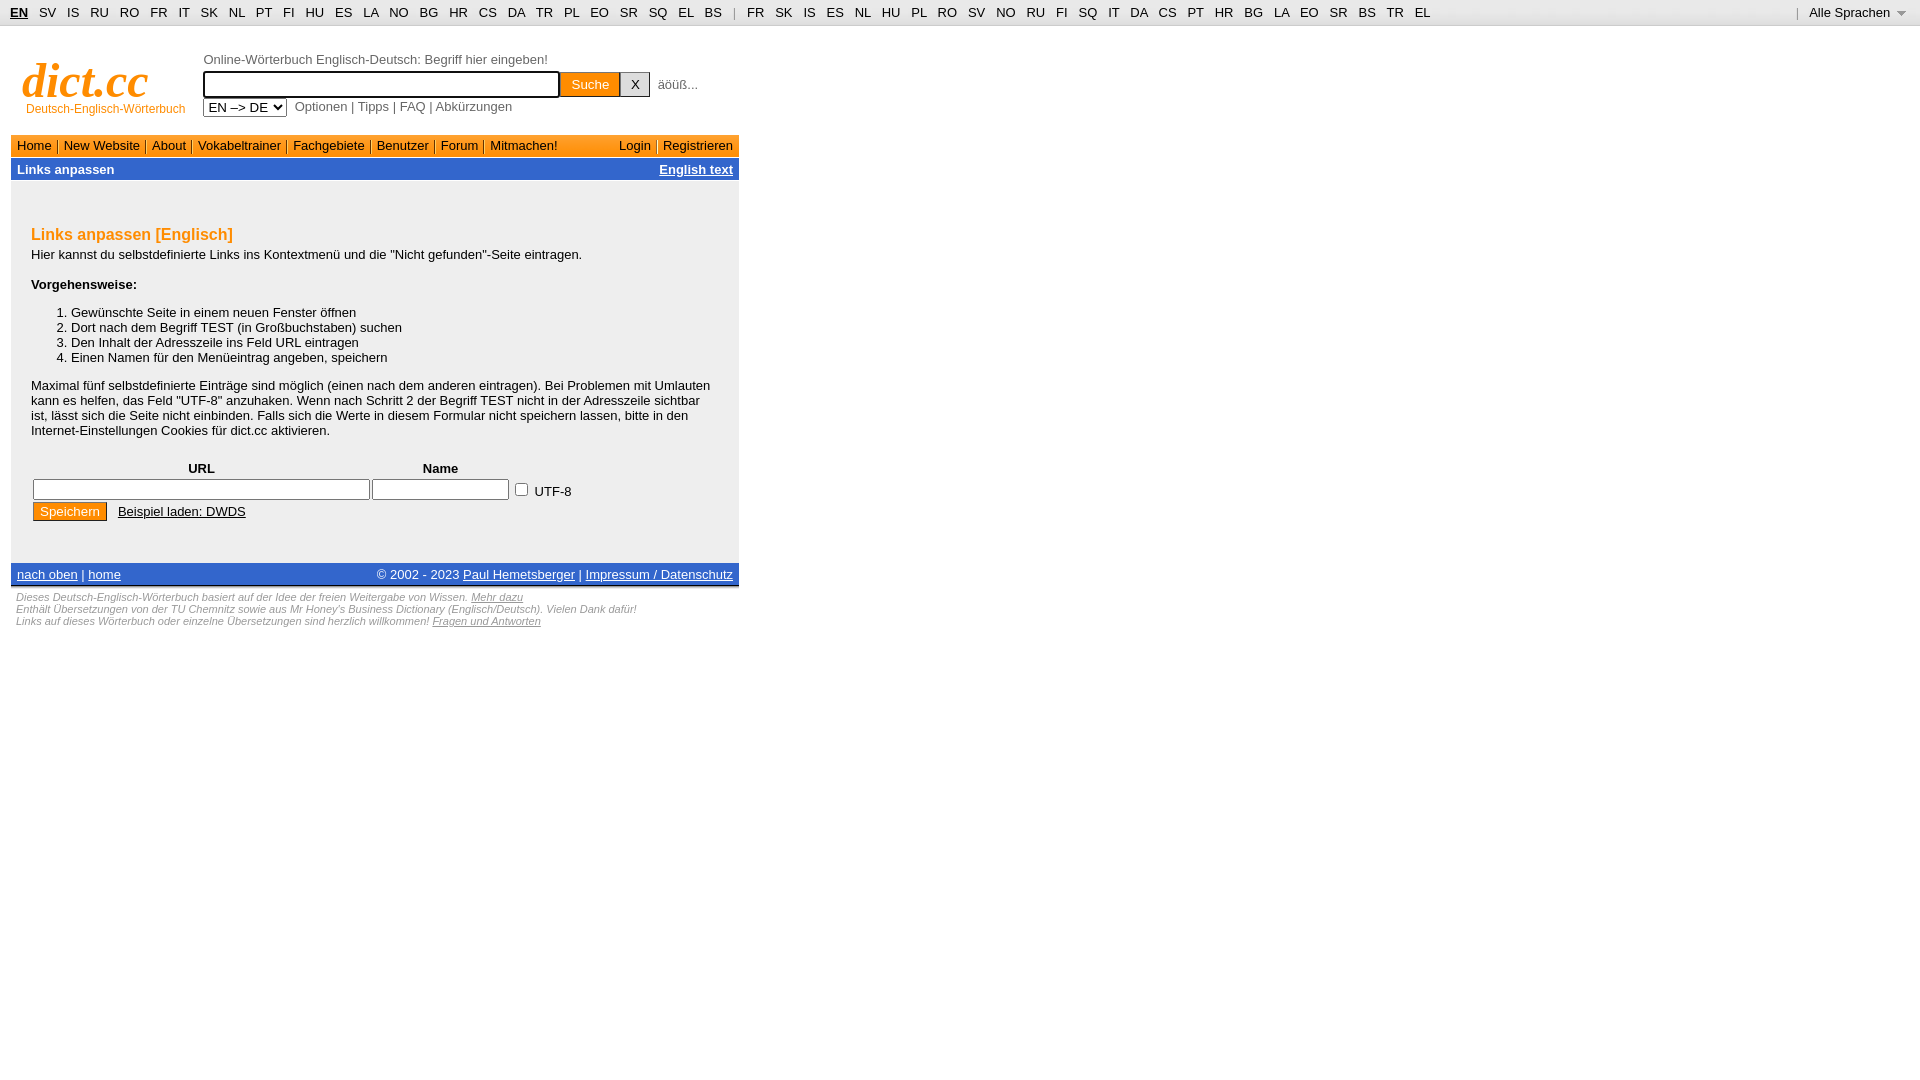 This screenshot has width=1920, height=1080. I want to click on 'Registrieren', so click(697, 144).